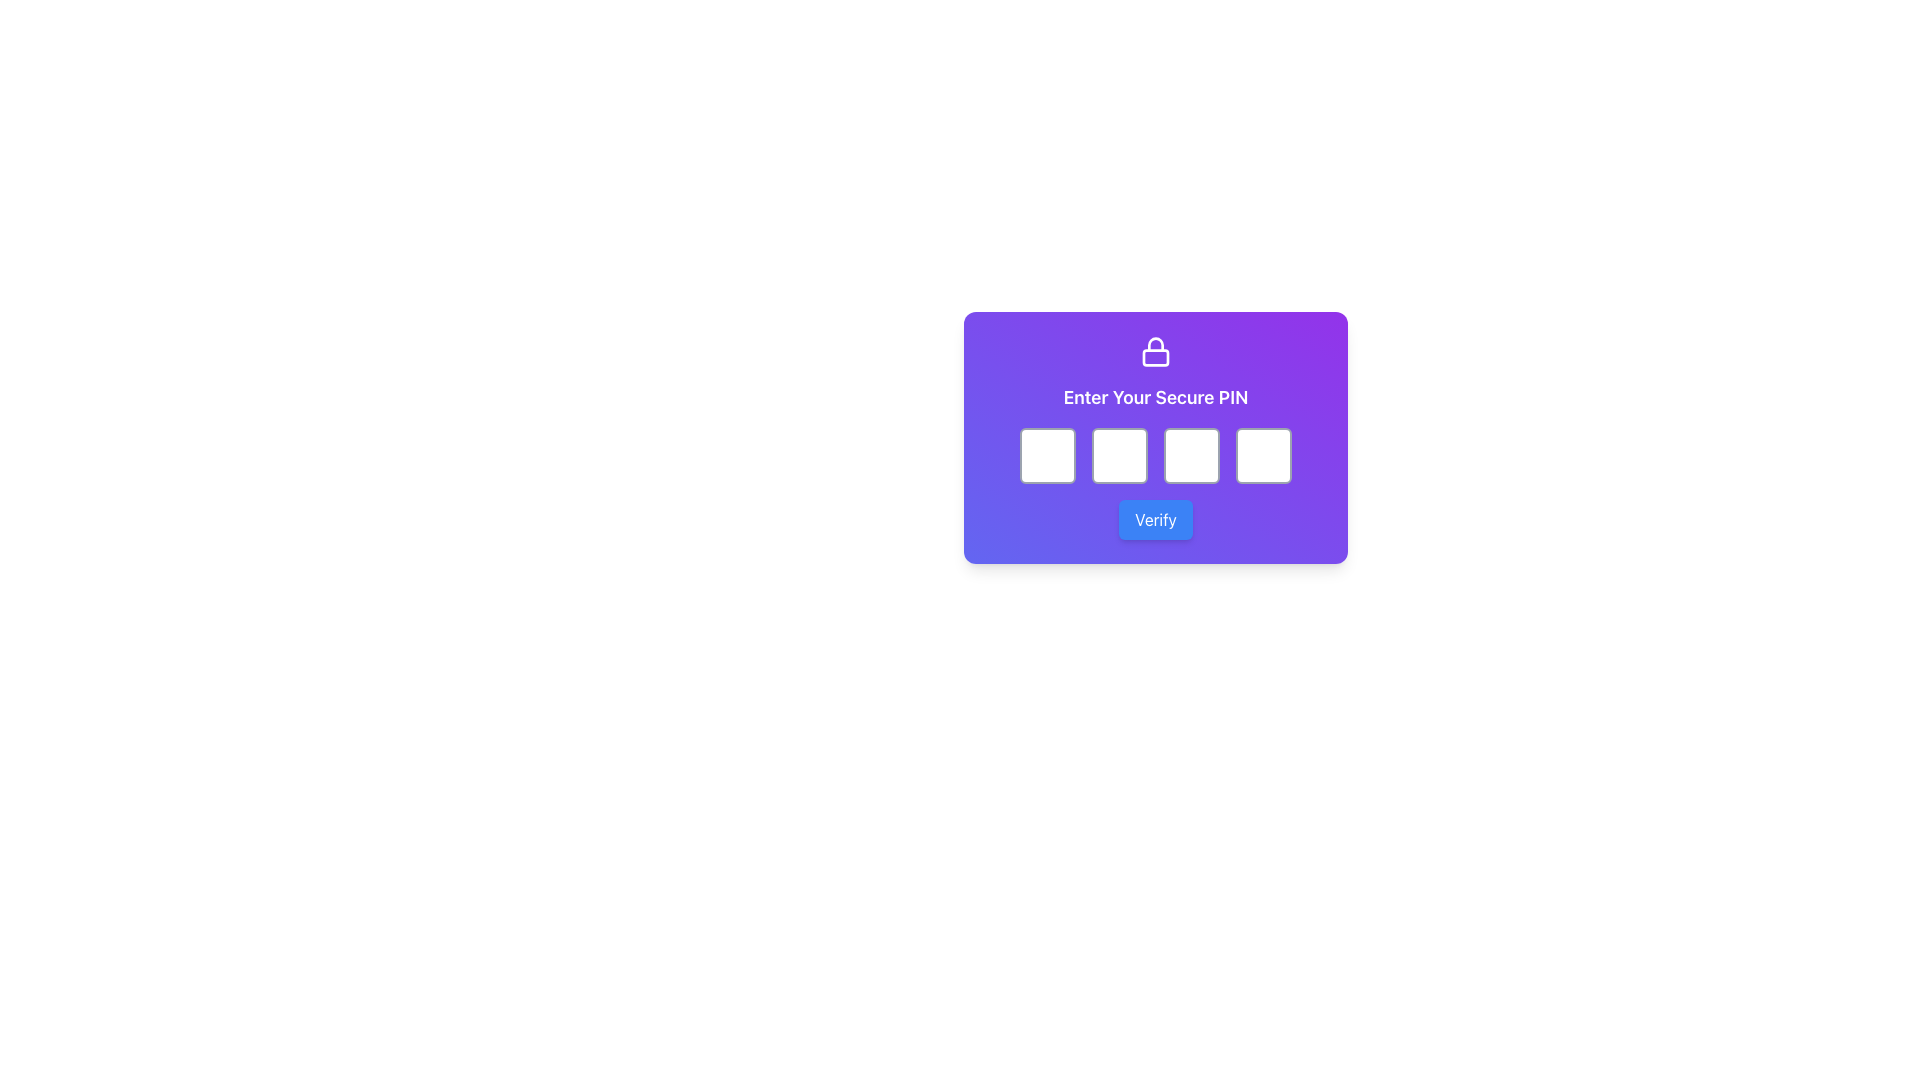  I want to click on the Password input box, which is the first input field in a horizontal sequence of four, styled with rounded edges and a focused appearance when active, so click(1046, 455).